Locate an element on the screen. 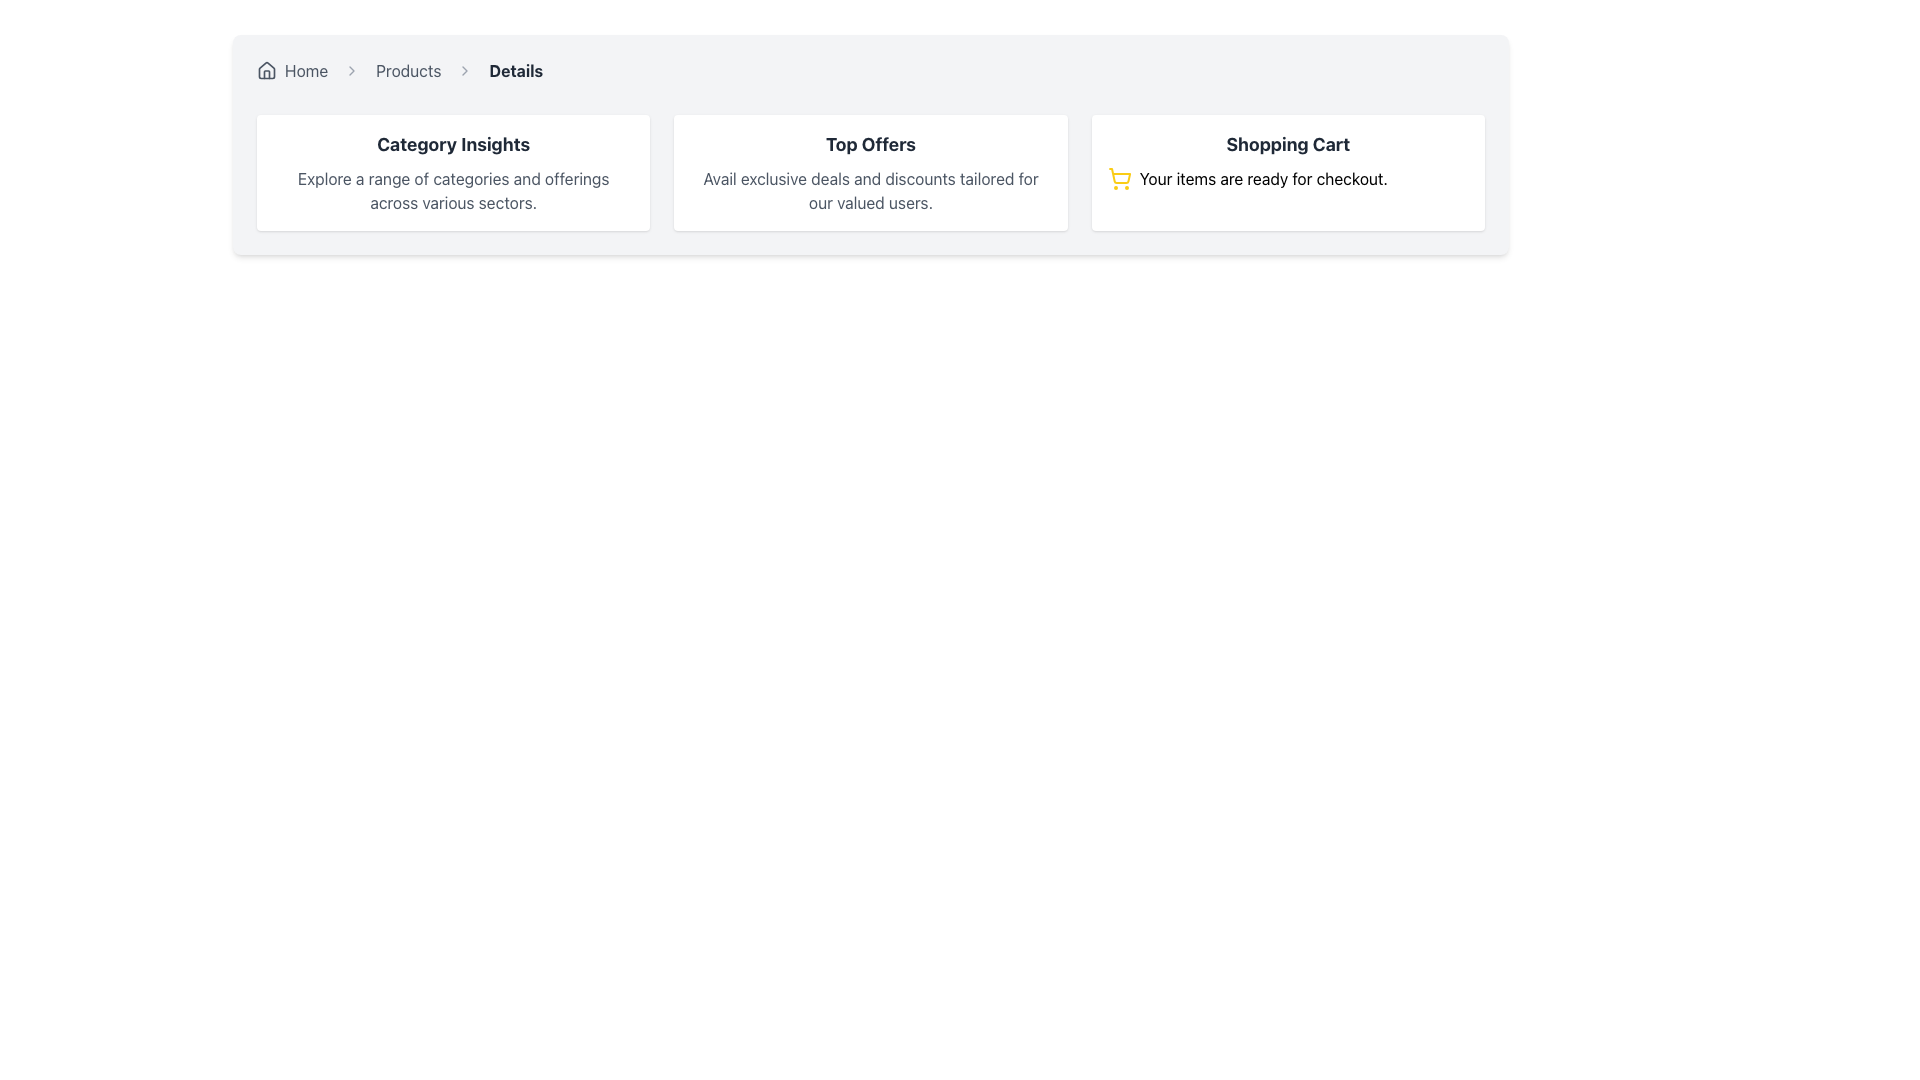  the non-interactive Text block located inside the 'Category Insights' card, positioned below the heading in the top-left section of the card is located at coordinates (452, 191).